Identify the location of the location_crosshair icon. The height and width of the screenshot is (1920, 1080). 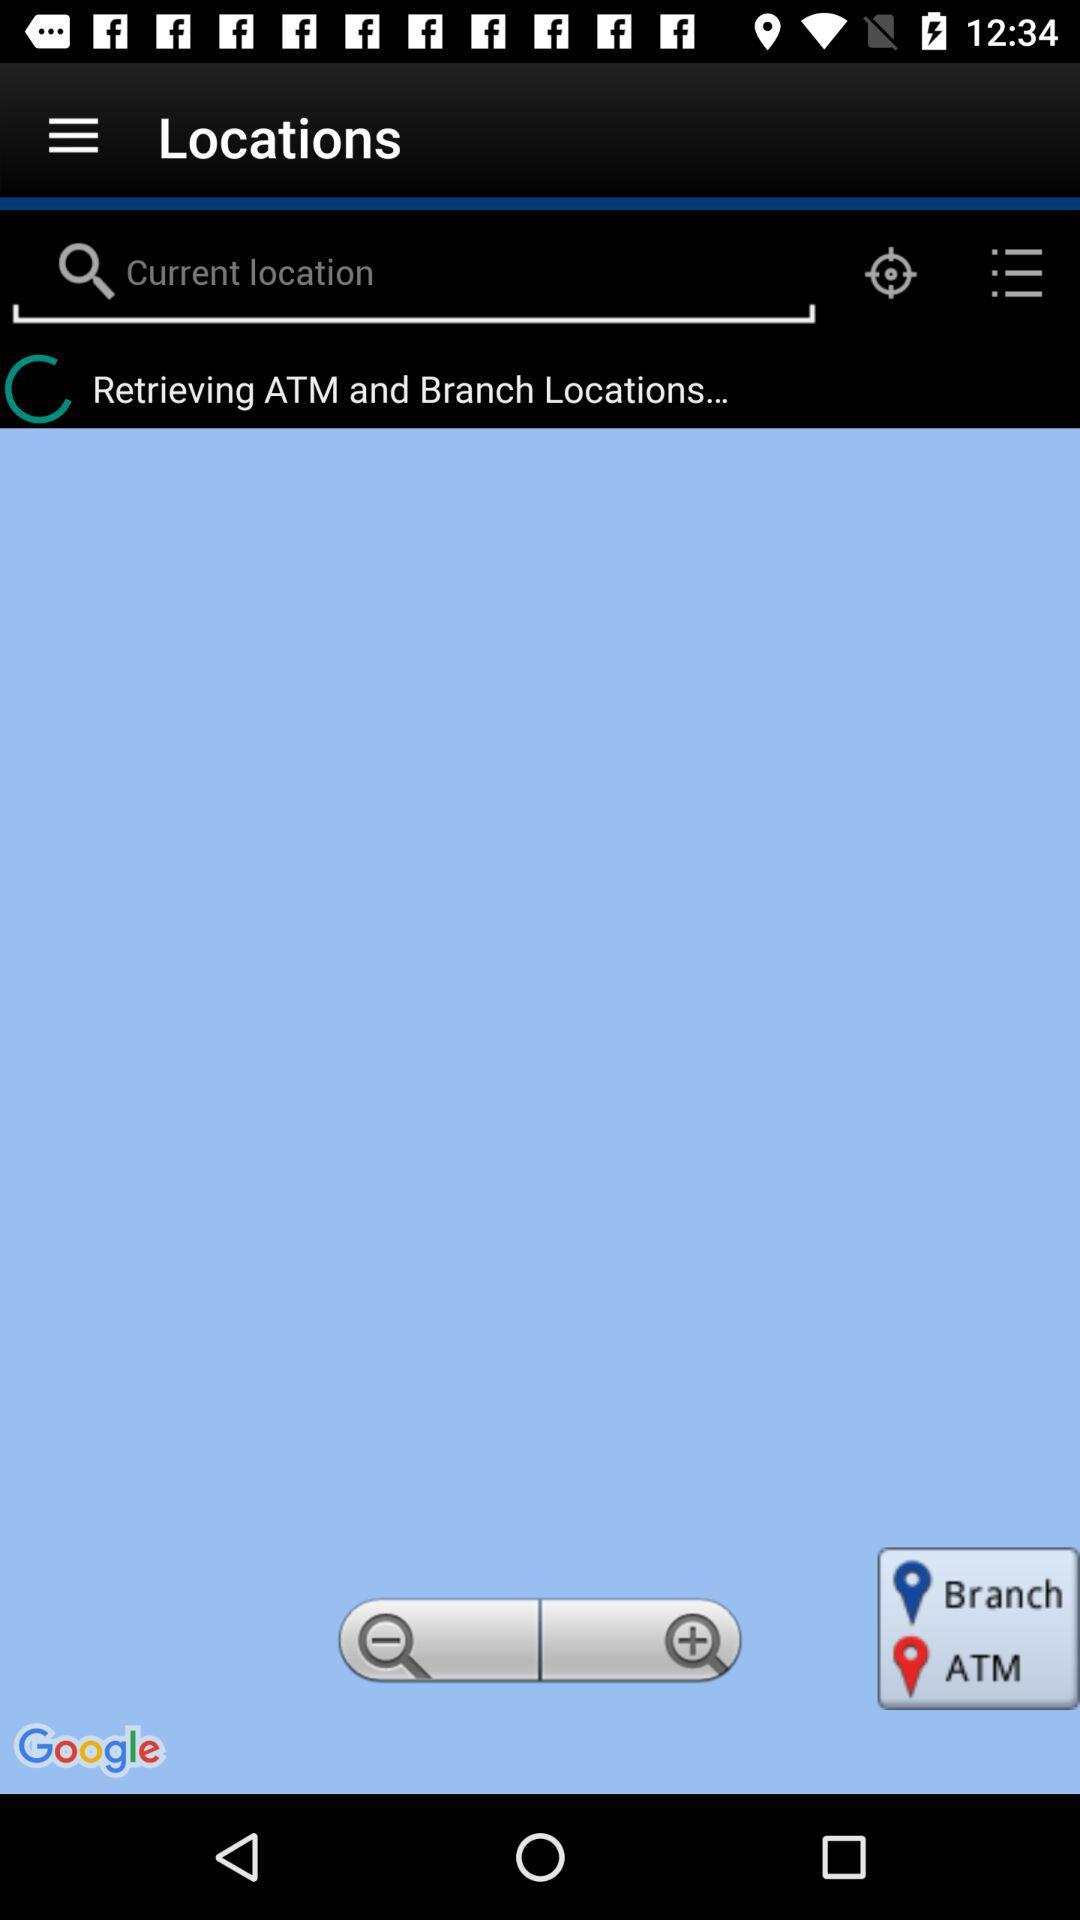
(890, 272).